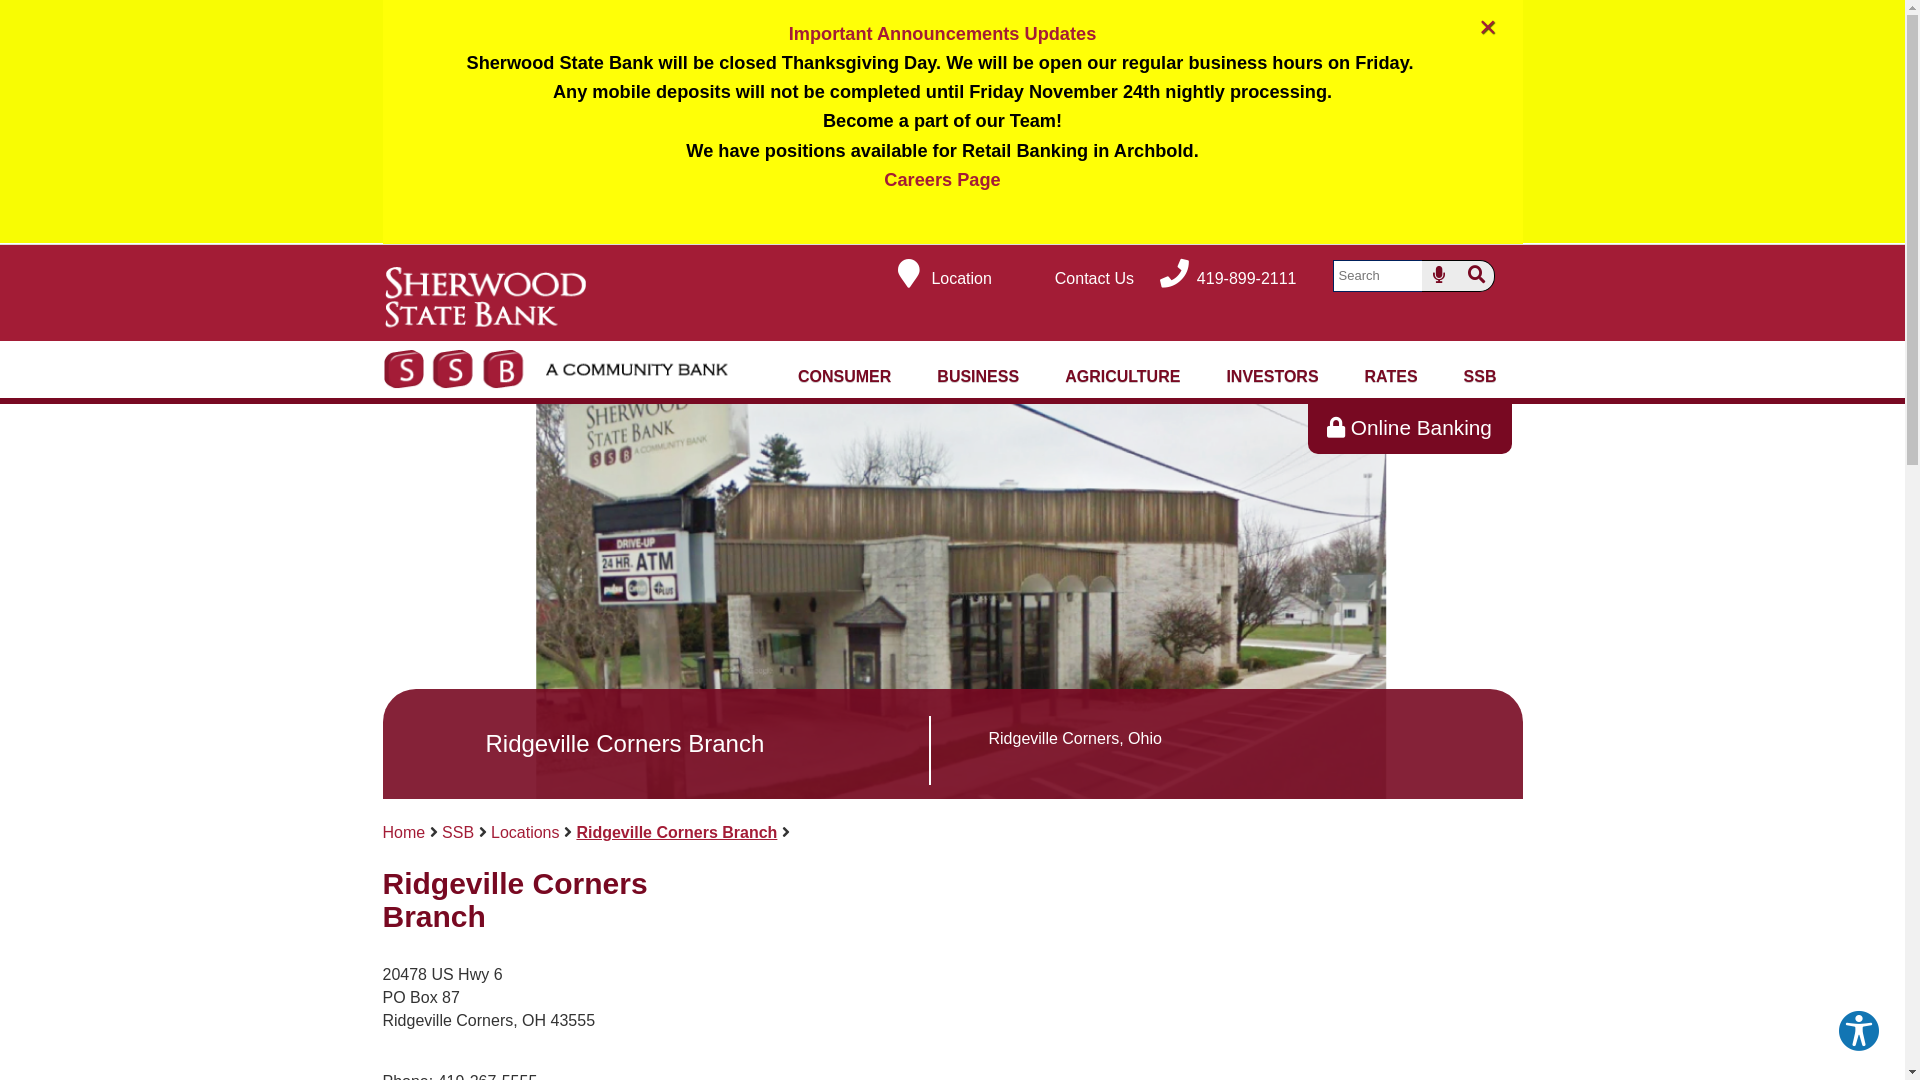 This screenshot has width=1920, height=1080. I want to click on 'RATES', so click(1390, 377).